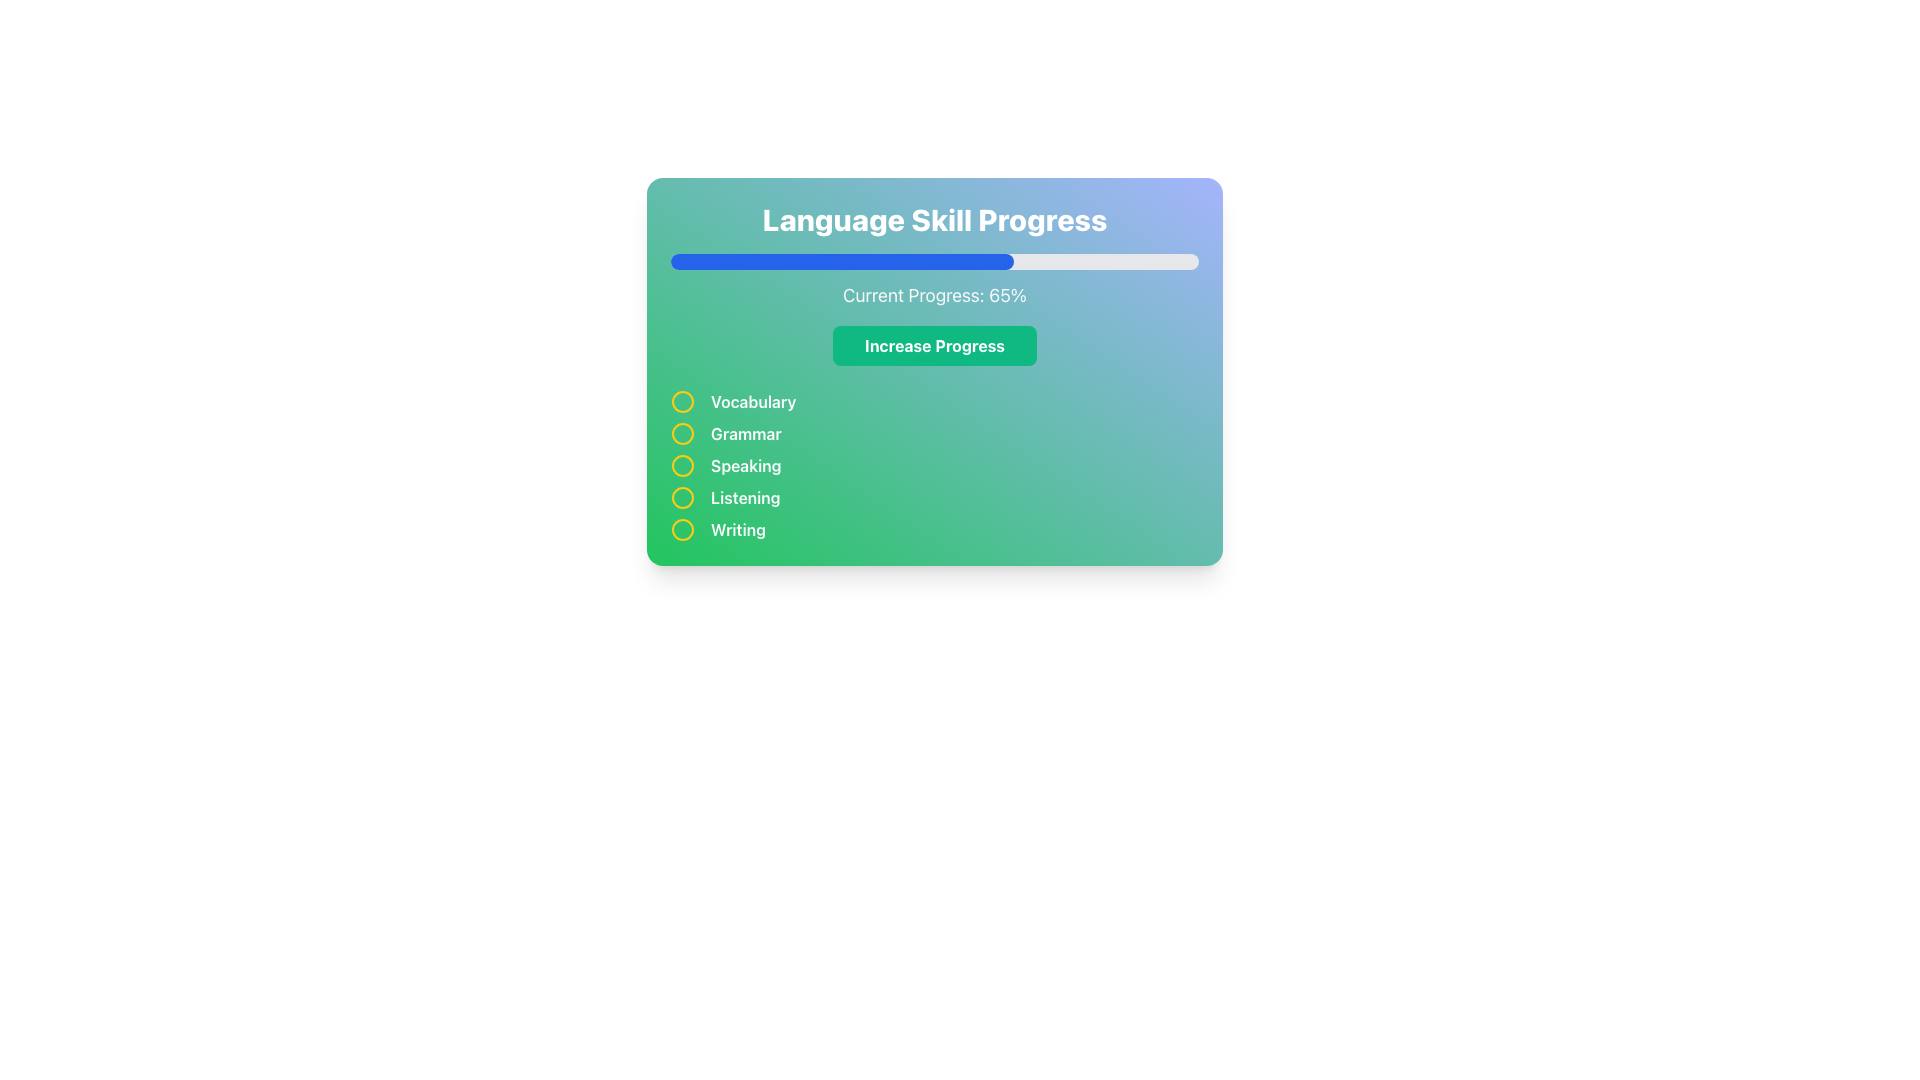  I want to click on the 'Speaking' row, which includes a circular icon with a yellow border, to select it, so click(682, 466).